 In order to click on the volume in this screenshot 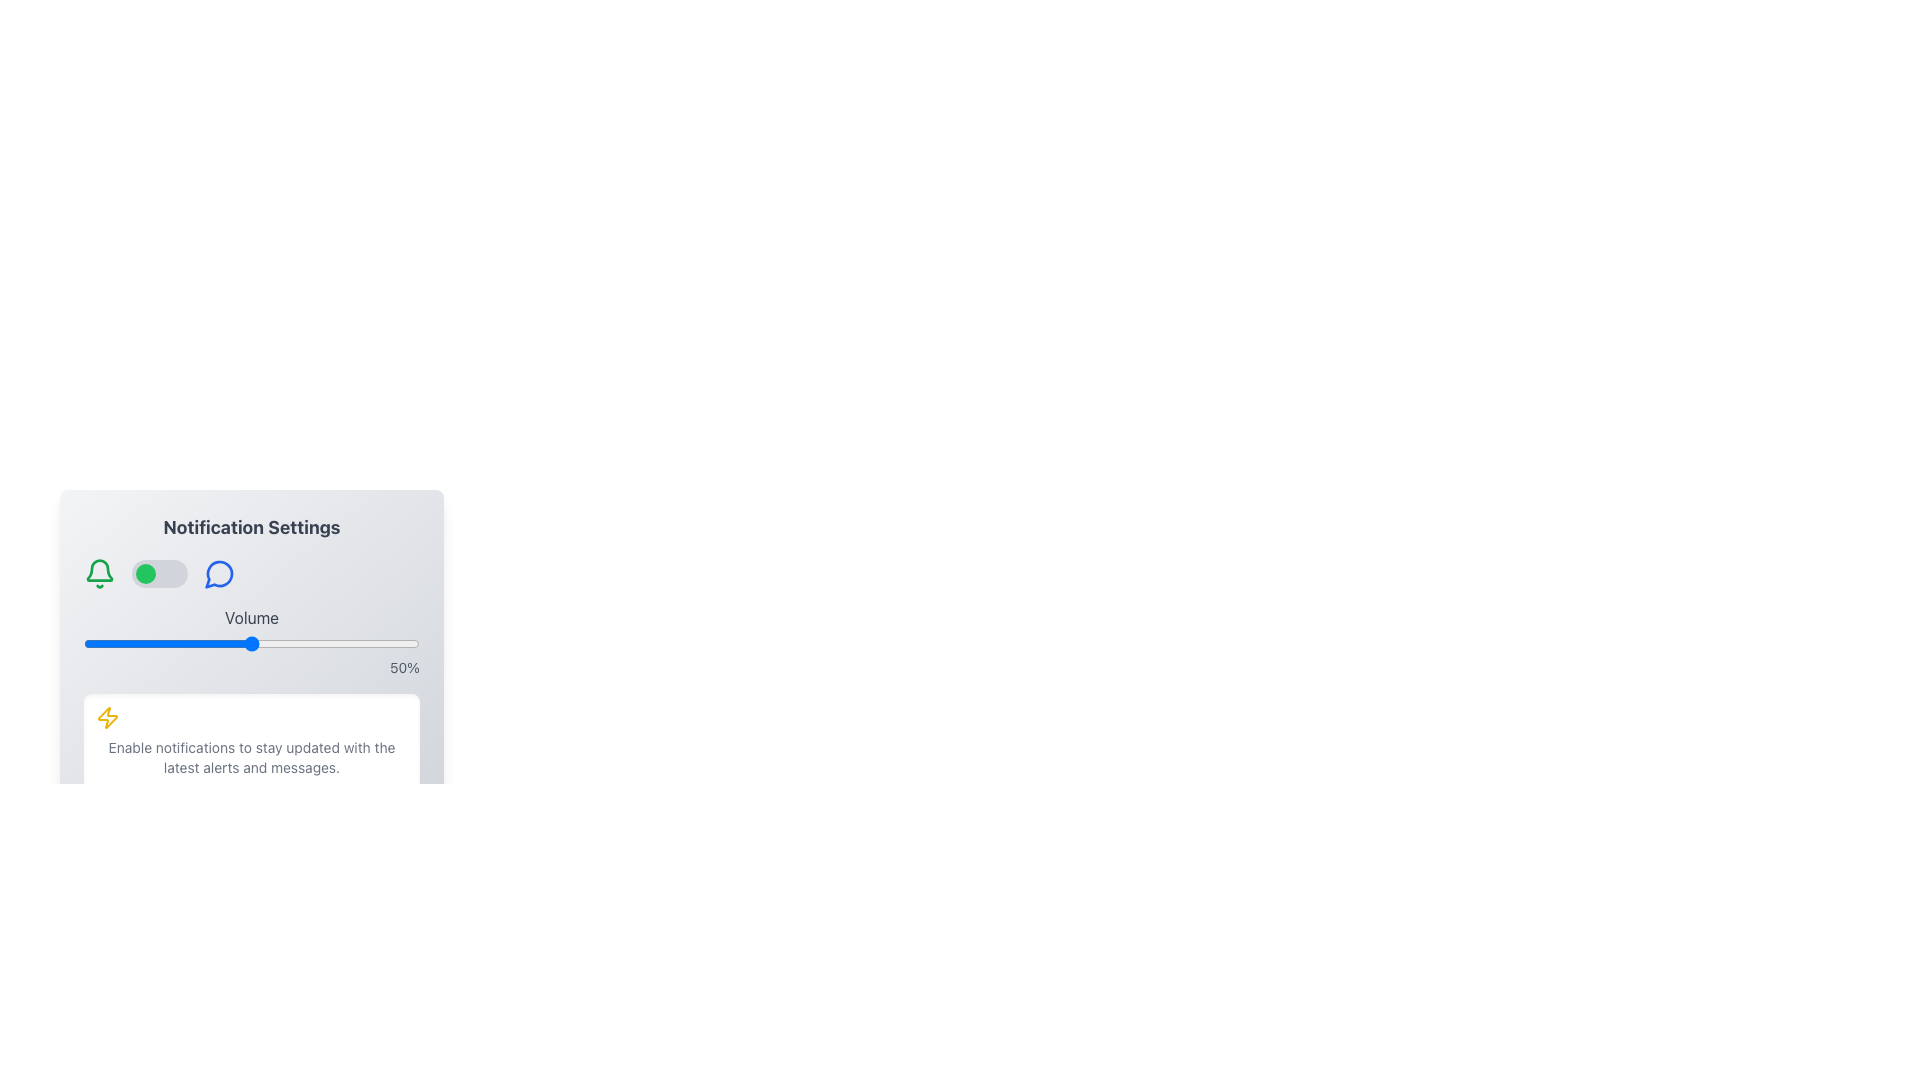, I will do `click(228, 644)`.